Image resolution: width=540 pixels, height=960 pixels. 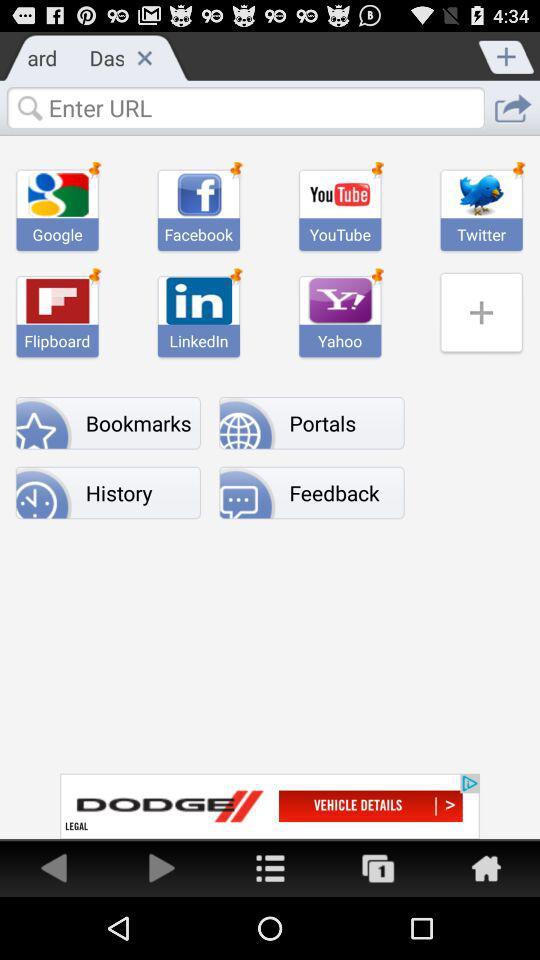 What do you see at coordinates (245, 107) in the screenshot?
I see `text box to enter url` at bounding box center [245, 107].